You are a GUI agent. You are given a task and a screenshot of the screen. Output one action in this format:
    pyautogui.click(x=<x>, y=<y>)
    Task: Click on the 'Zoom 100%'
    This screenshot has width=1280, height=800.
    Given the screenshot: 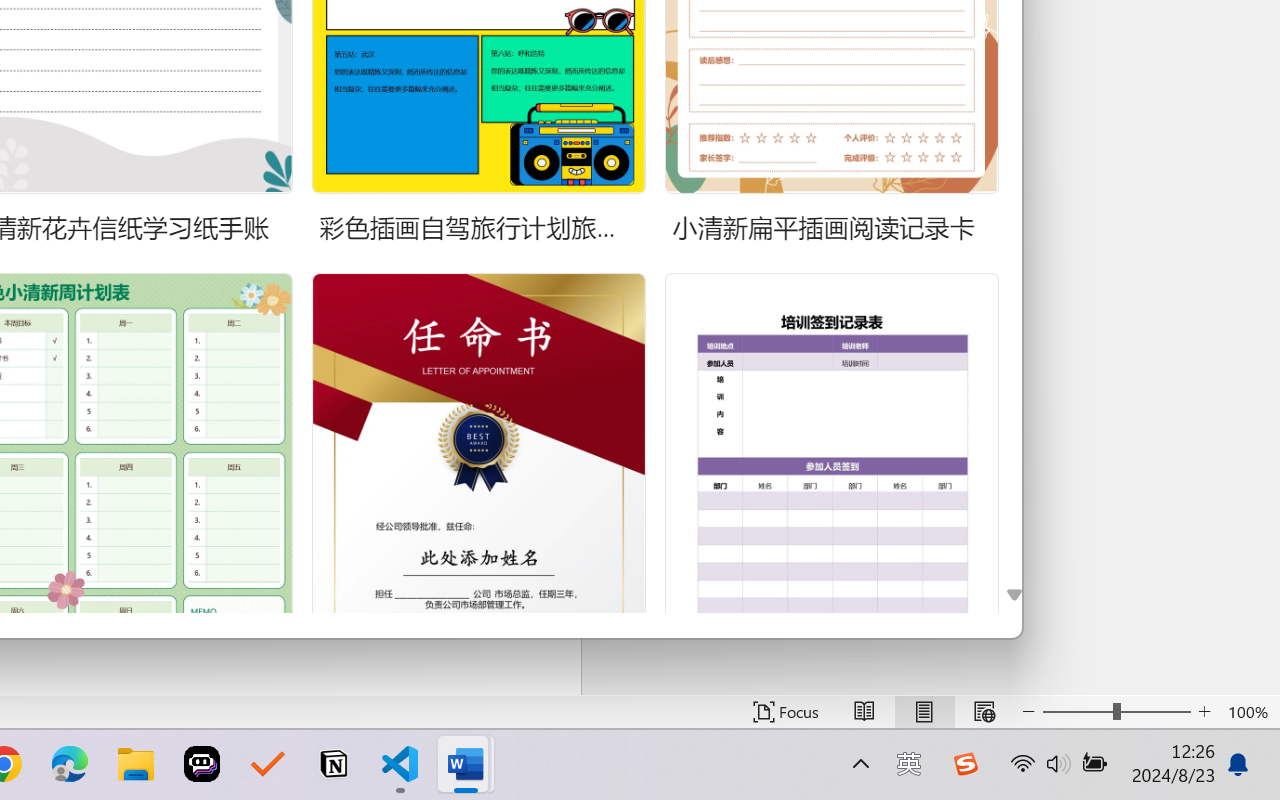 What is the action you would take?
    pyautogui.click(x=1248, y=711)
    